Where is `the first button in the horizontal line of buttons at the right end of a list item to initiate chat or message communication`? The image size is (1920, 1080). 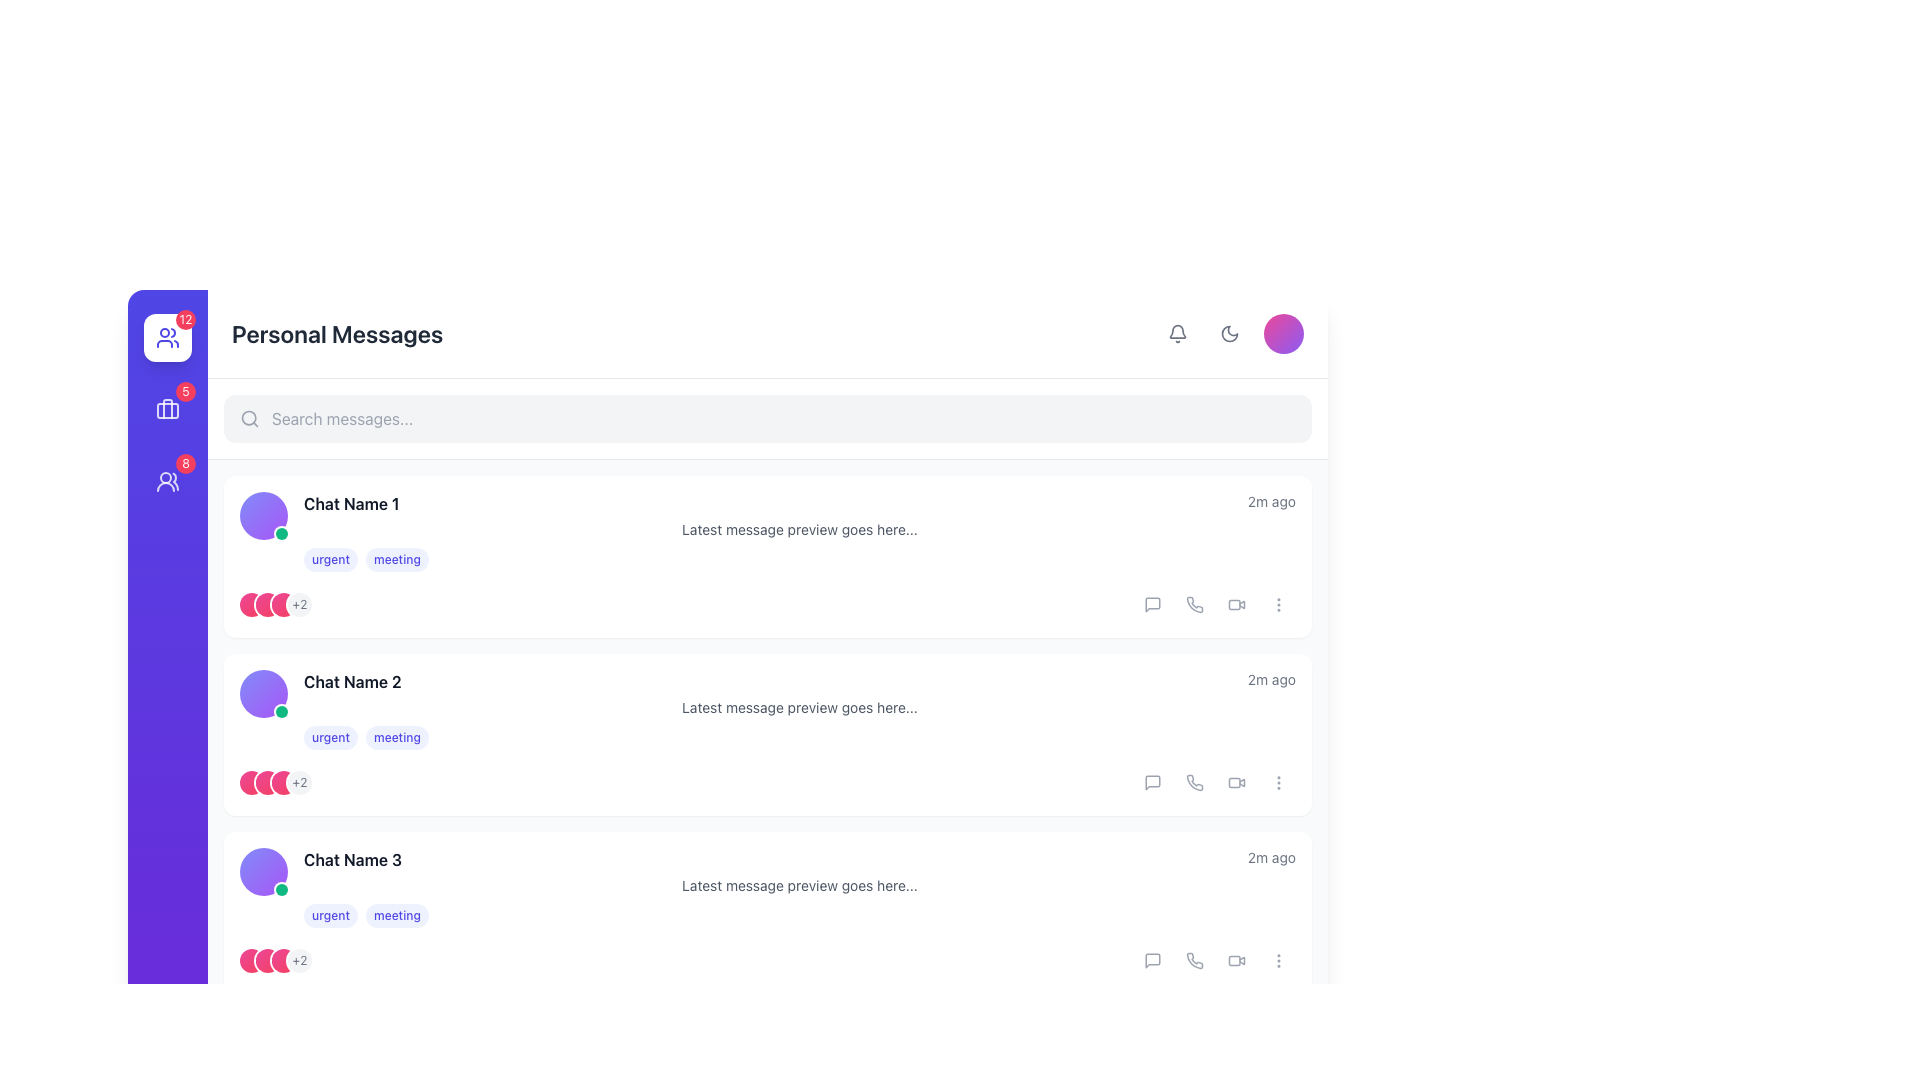 the first button in the horizontal line of buttons at the right end of a list item to initiate chat or message communication is located at coordinates (1152, 604).